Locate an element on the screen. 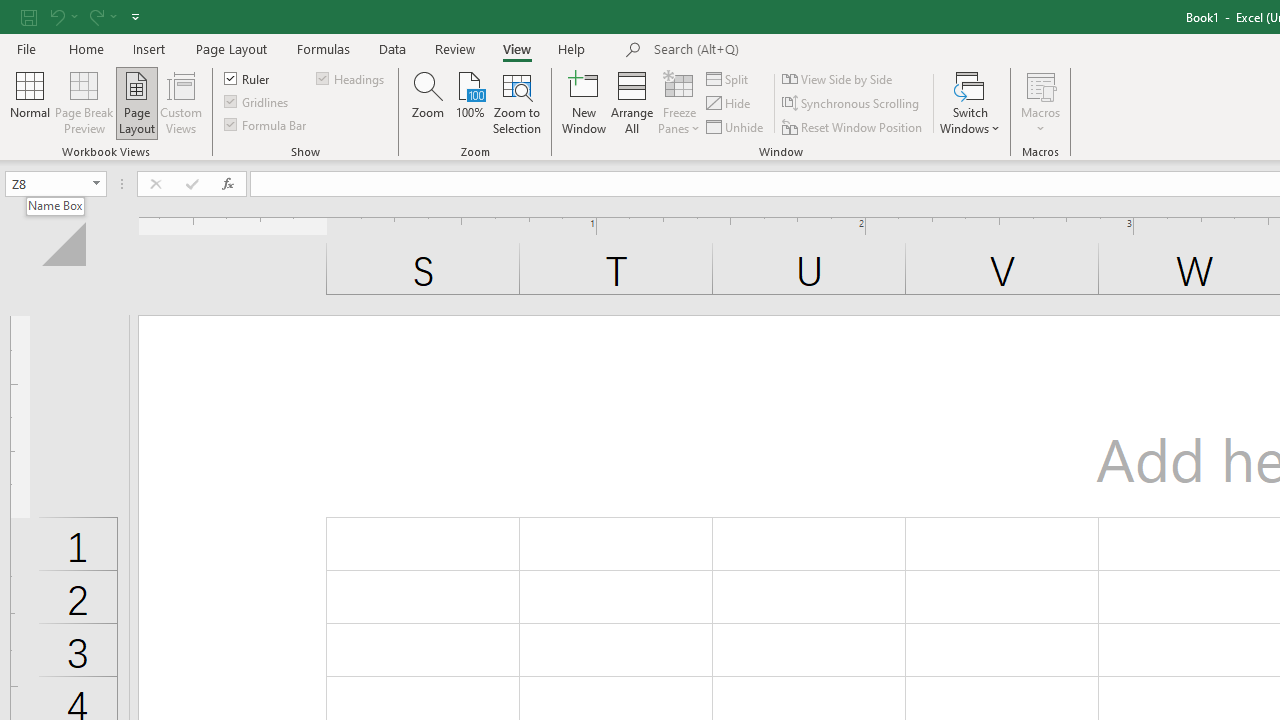 Image resolution: width=1280 pixels, height=720 pixels. '100%' is located at coordinates (469, 103).